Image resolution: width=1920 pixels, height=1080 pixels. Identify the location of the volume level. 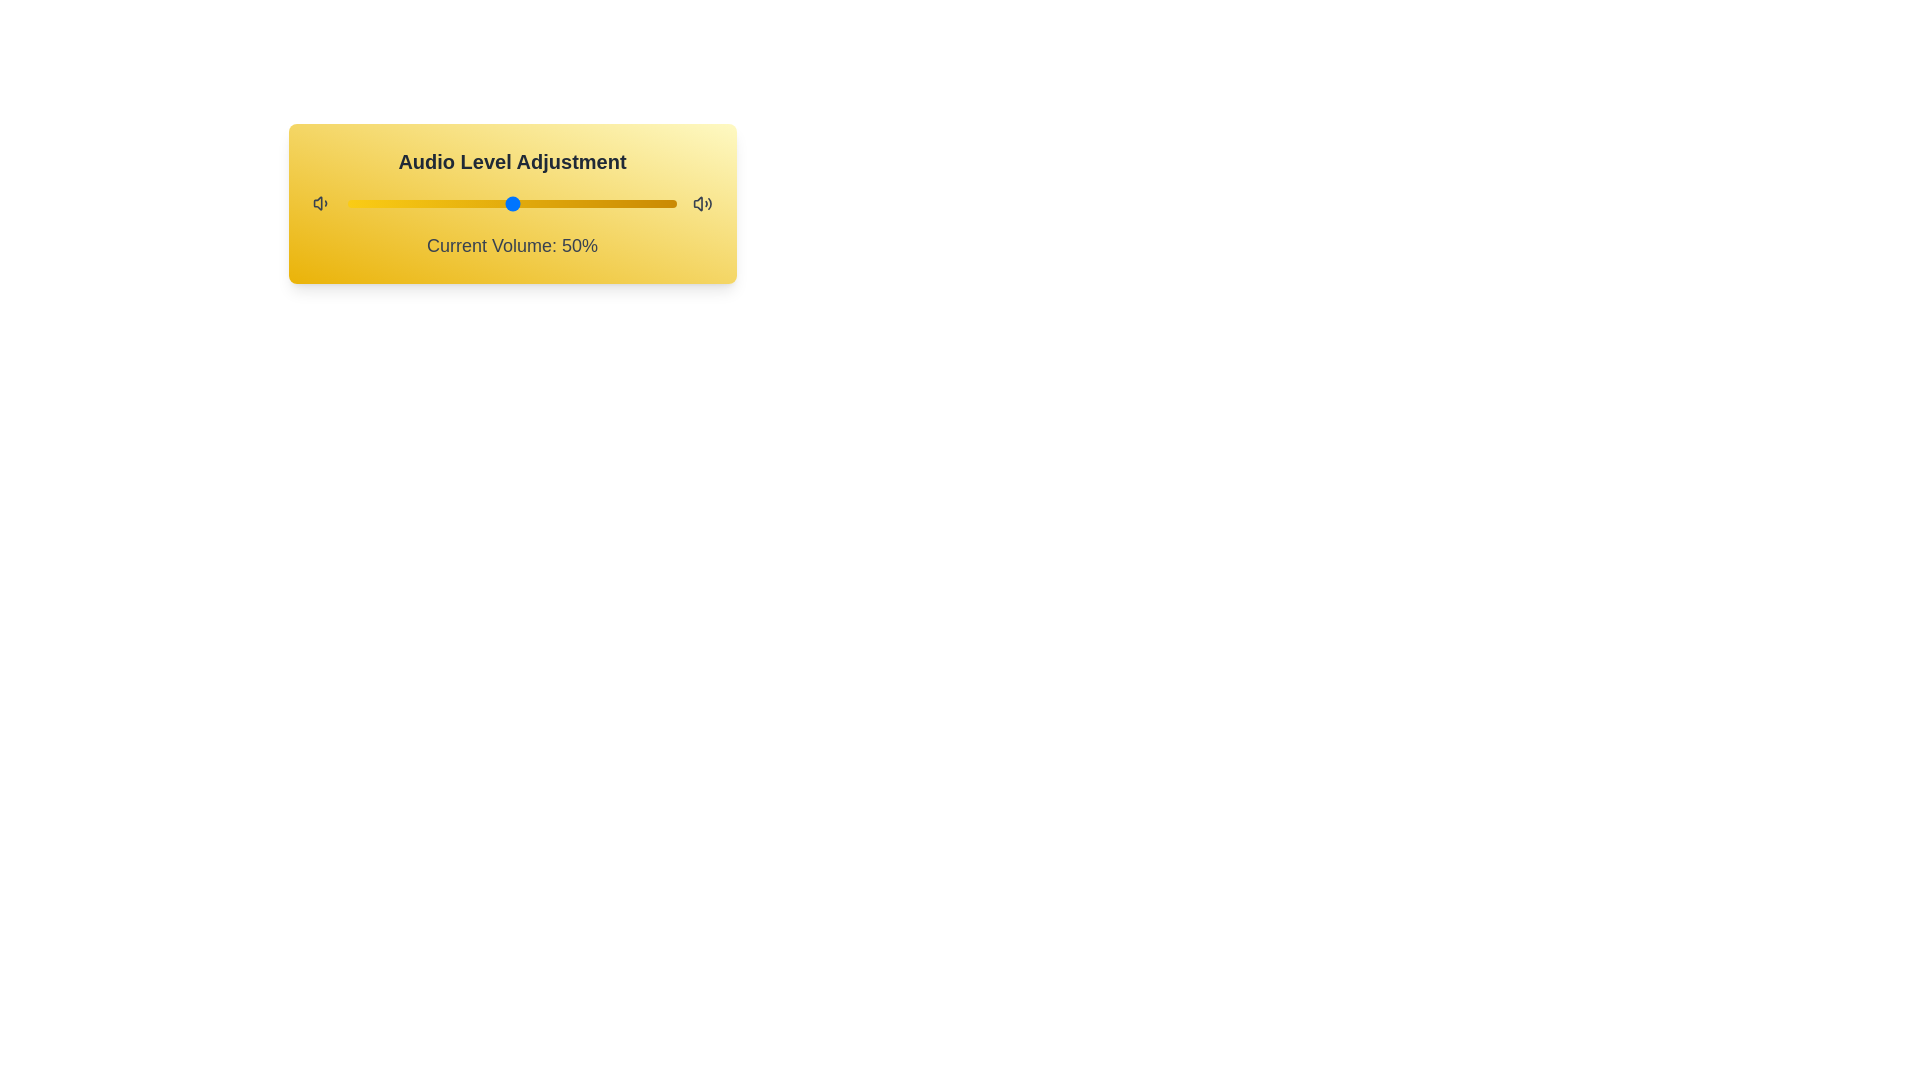
(462, 204).